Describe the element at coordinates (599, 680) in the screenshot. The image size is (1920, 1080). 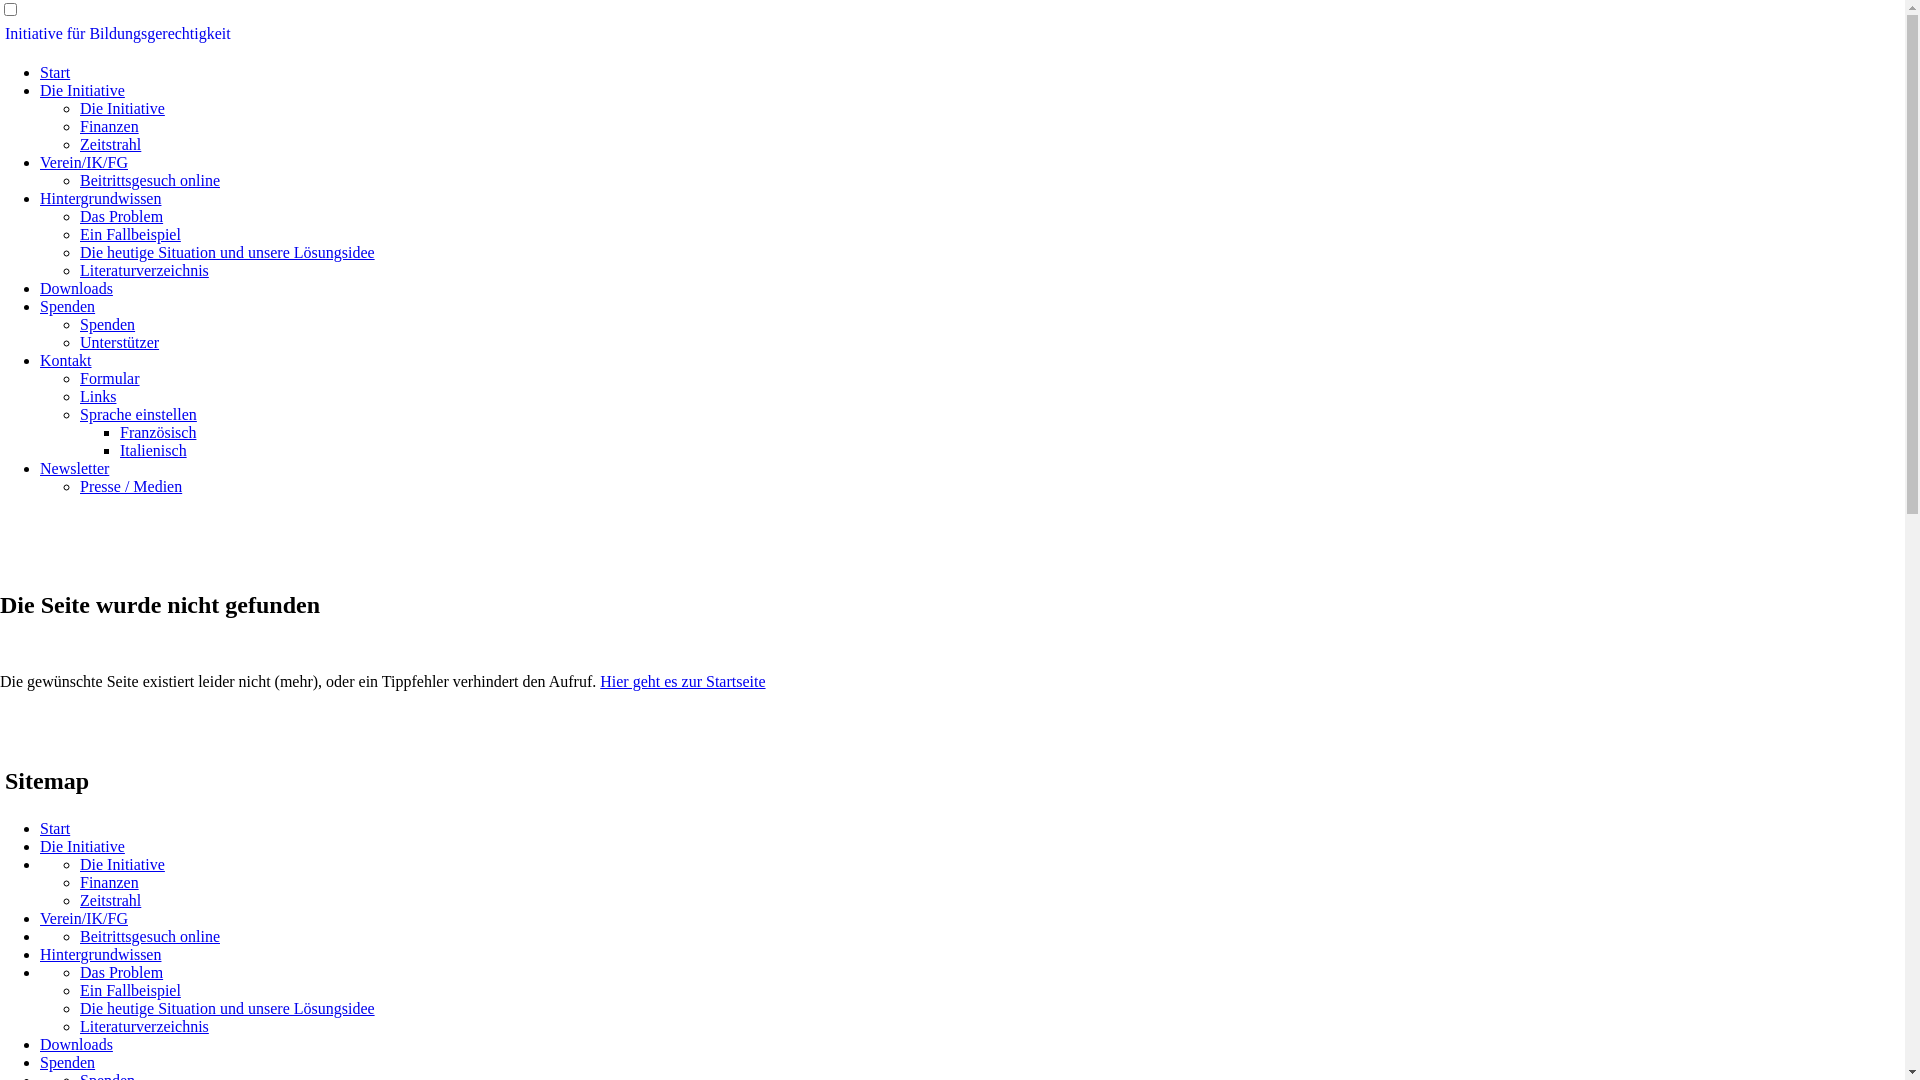
I see `'Hier geht es zur Startseite'` at that location.